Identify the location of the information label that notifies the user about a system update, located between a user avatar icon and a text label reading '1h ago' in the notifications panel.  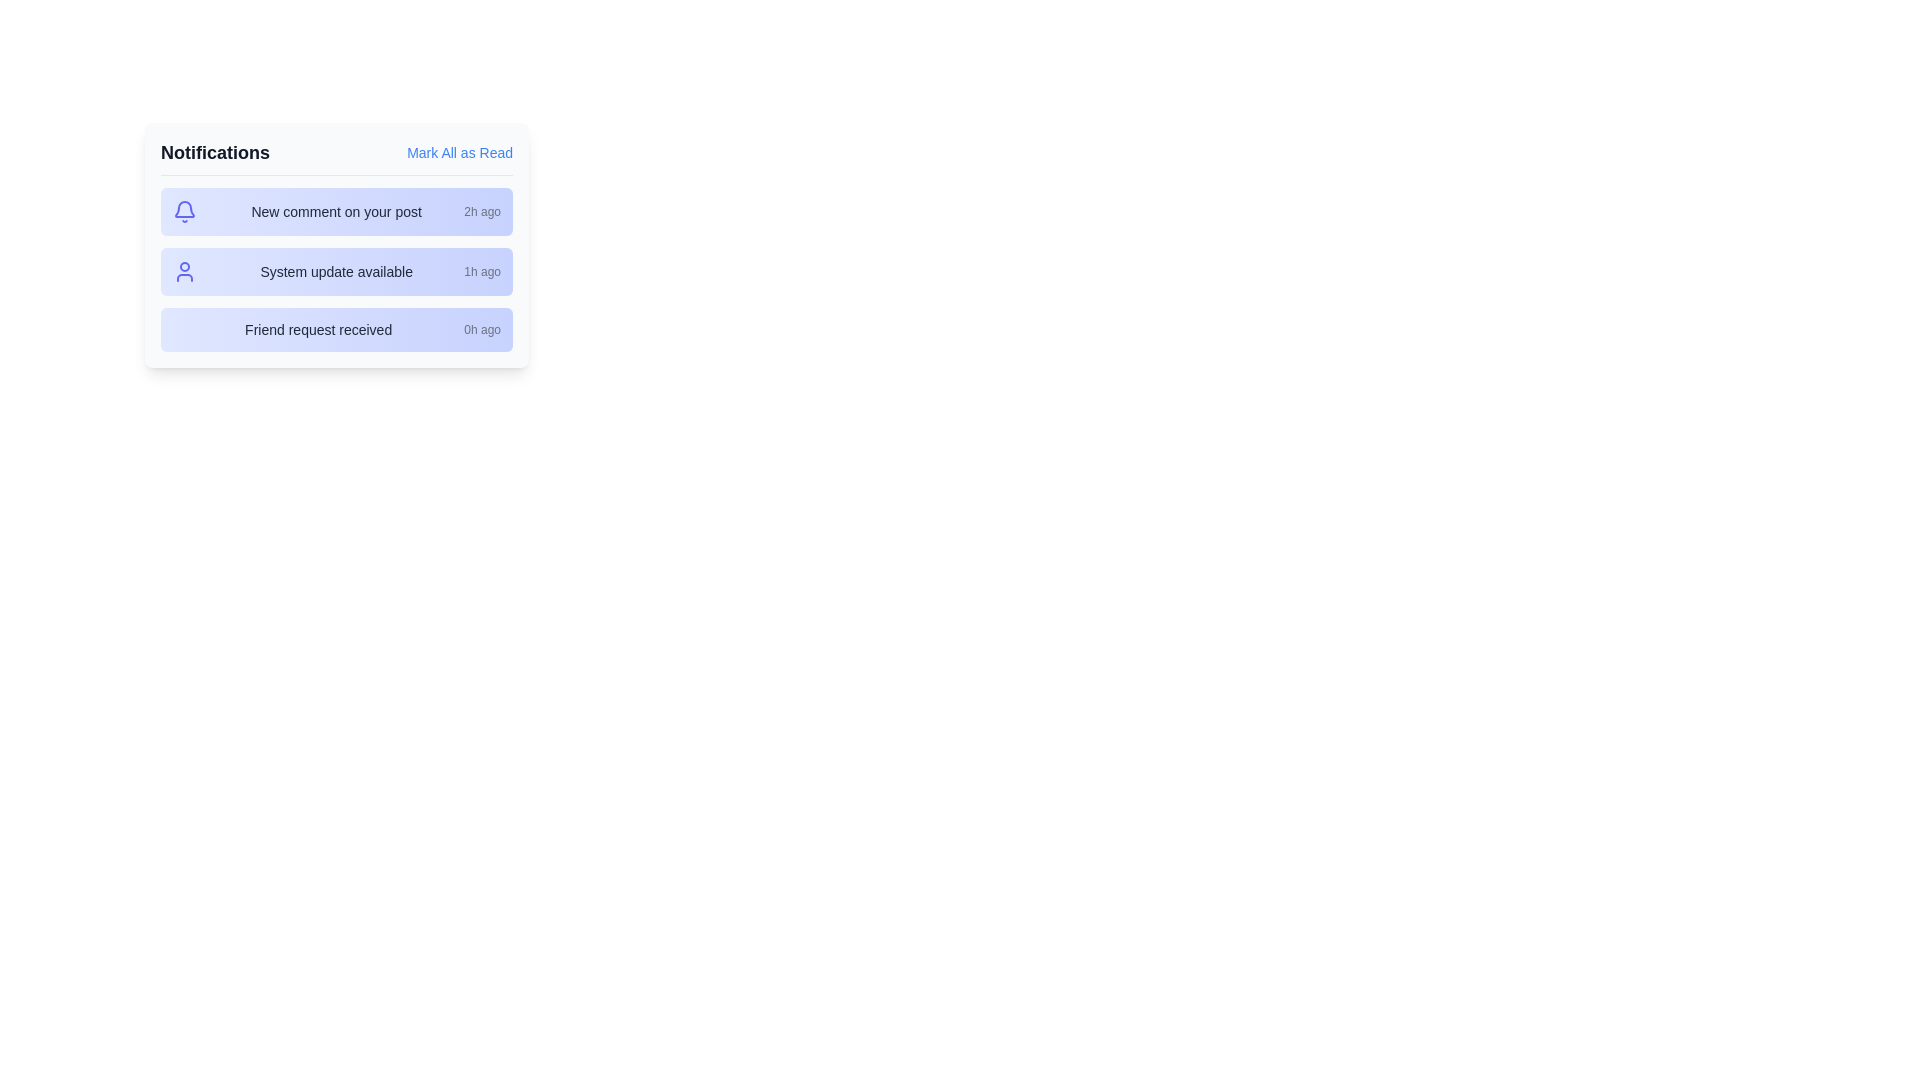
(336, 272).